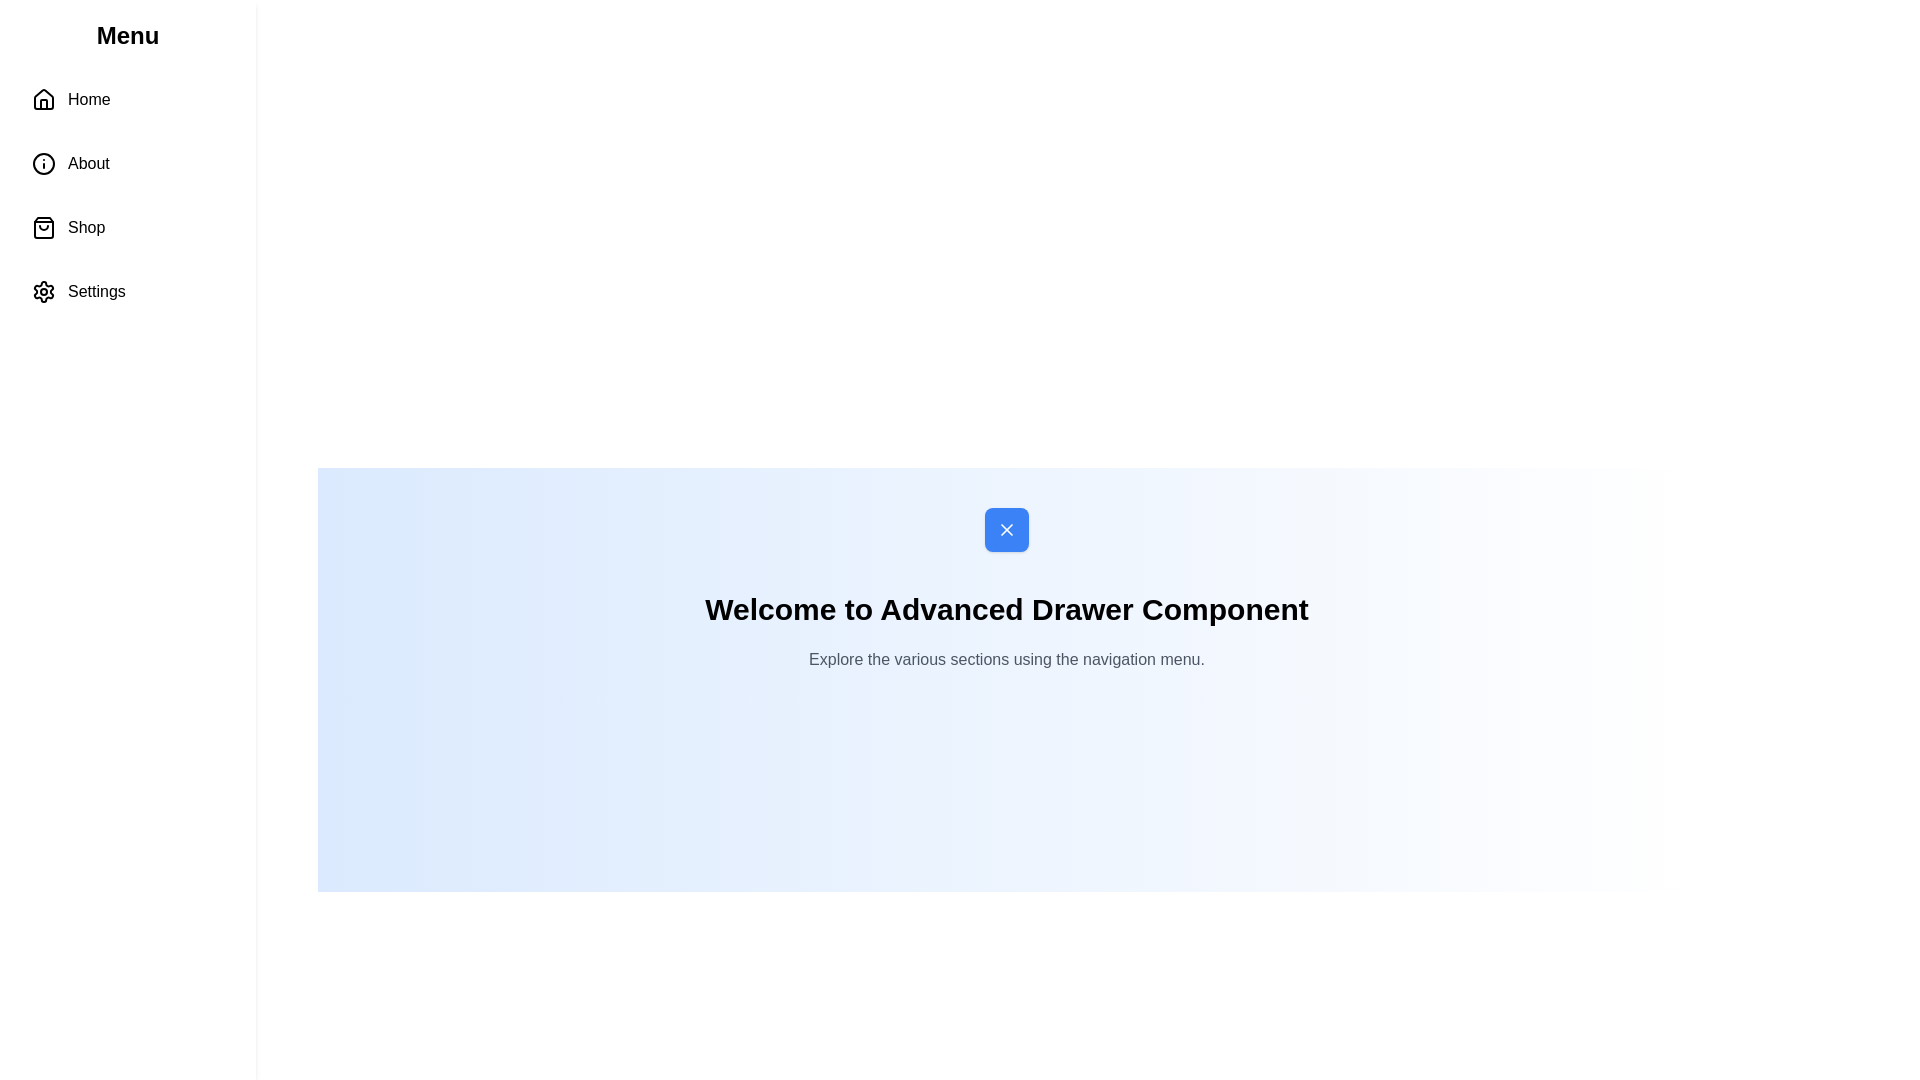  I want to click on the blue rectangular button with rounded corners that contains a white 'x' icon to observe visual feedback, so click(1007, 528).